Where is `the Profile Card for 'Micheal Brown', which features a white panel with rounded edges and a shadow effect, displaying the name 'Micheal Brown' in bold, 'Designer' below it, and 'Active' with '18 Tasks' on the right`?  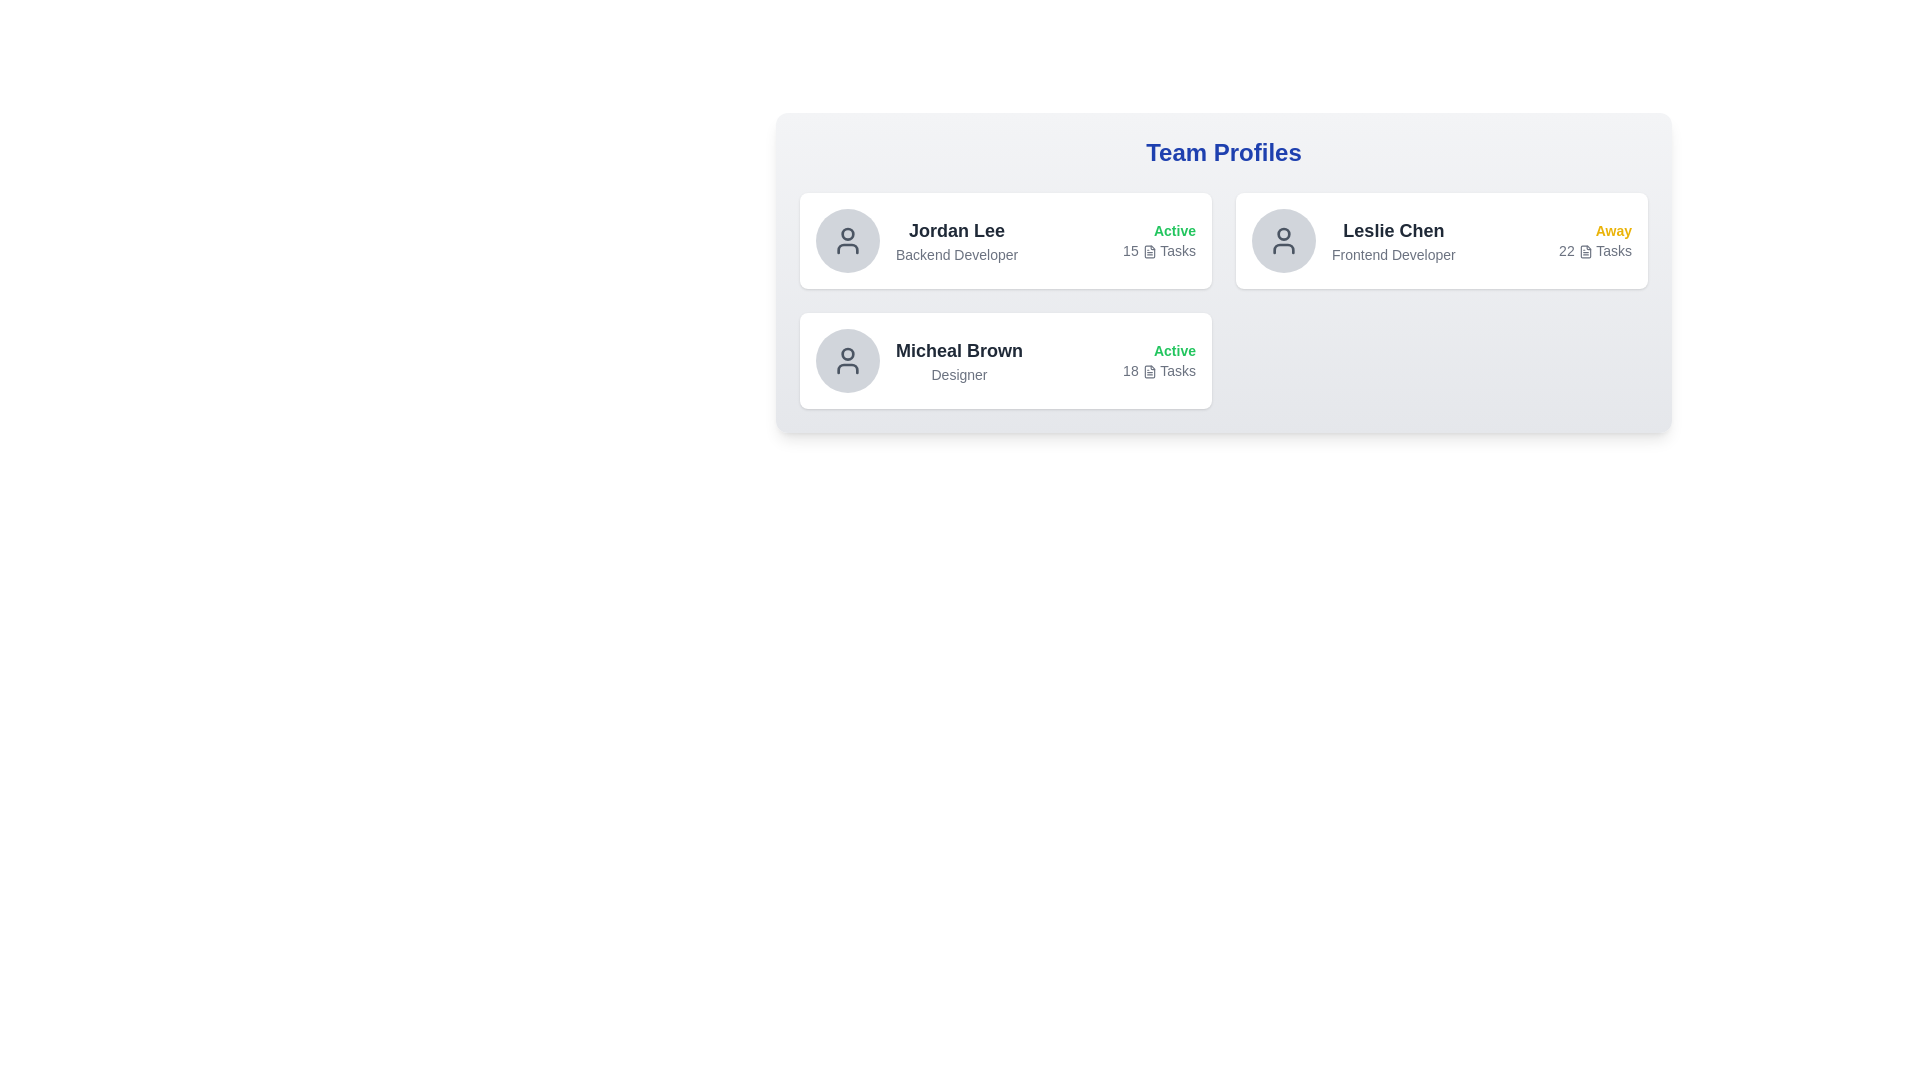 the Profile Card for 'Micheal Brown', which features a white panel with rounded edges and a shadow effect, displaying the name 'Micheal Brown' in bold, 'Designer' below it, and 'Active' with '18 Tasks' on the right is located at coordinates (1006, 361).